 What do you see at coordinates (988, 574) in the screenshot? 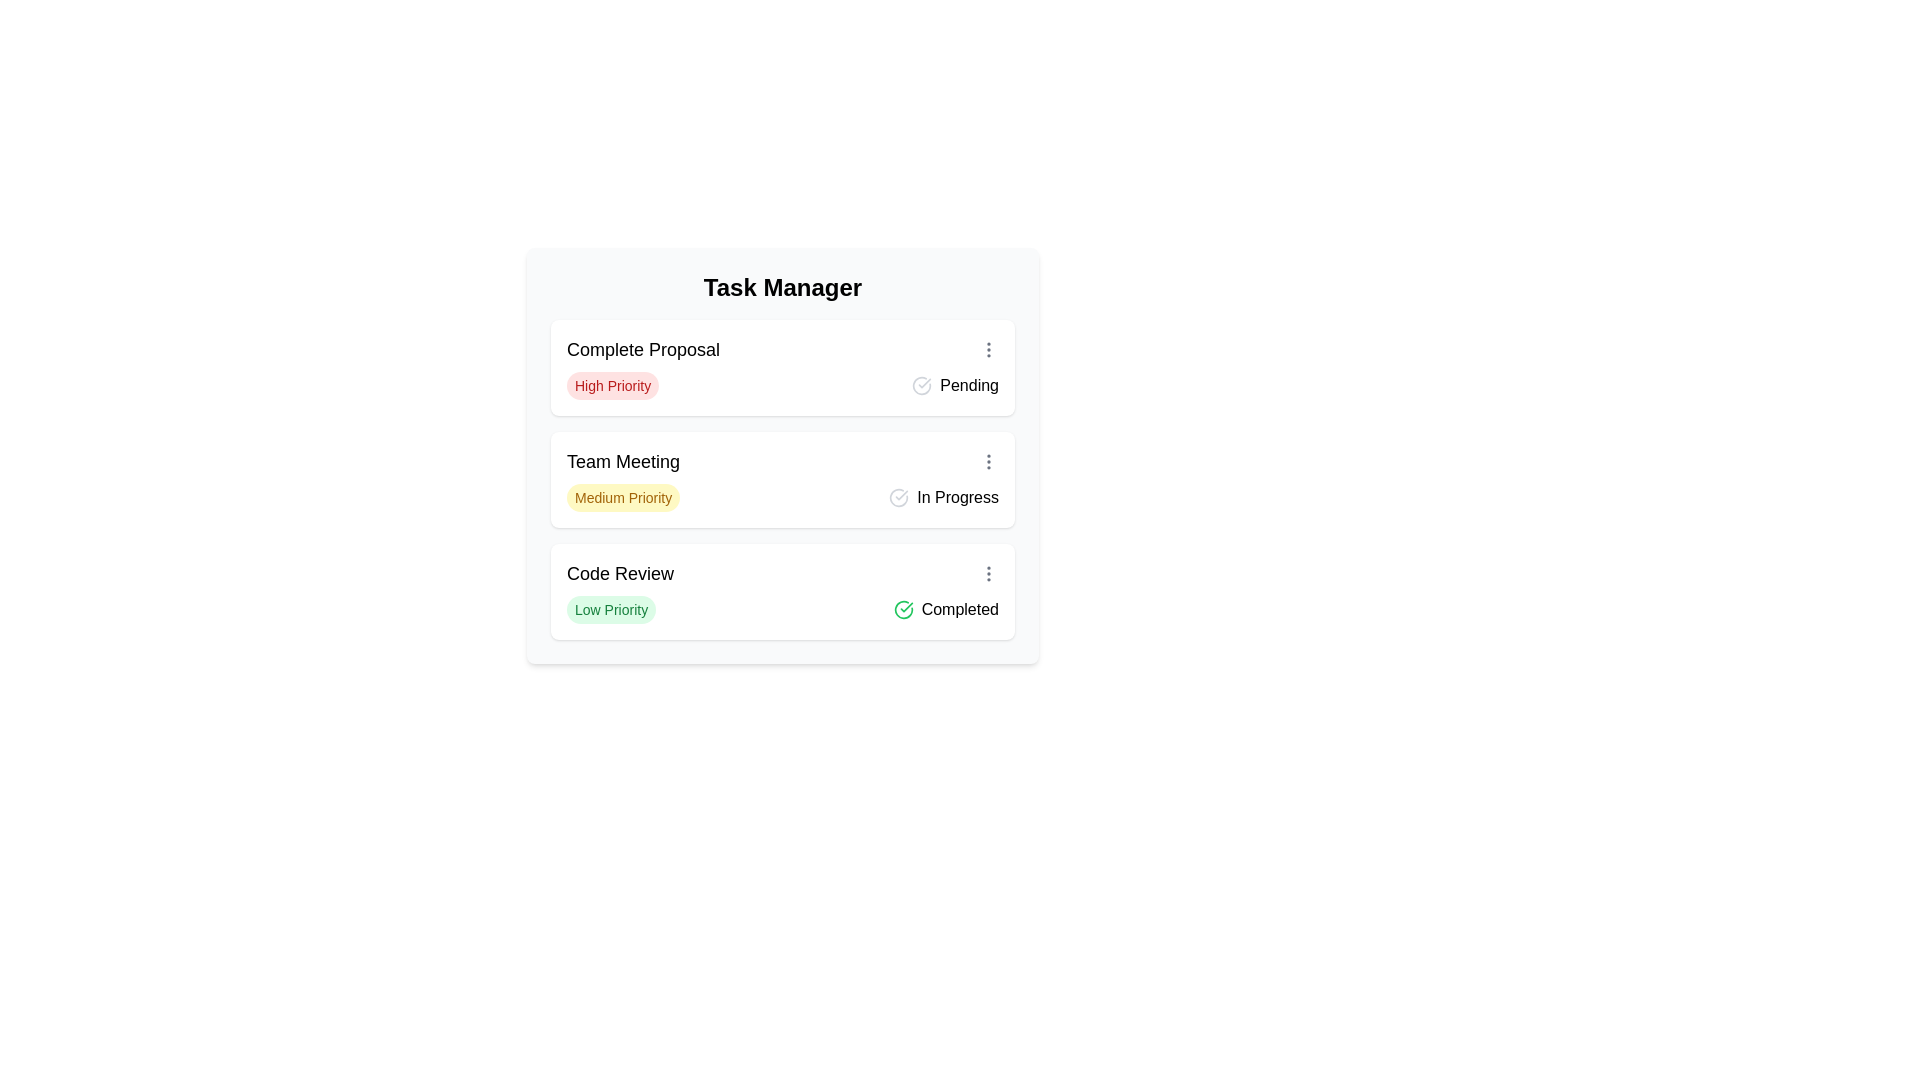
I see `the vertical ellipsis button located at the rightmost section of the 'Code Review' row beside the text 'Completed'` at bounding box center [988, 574].